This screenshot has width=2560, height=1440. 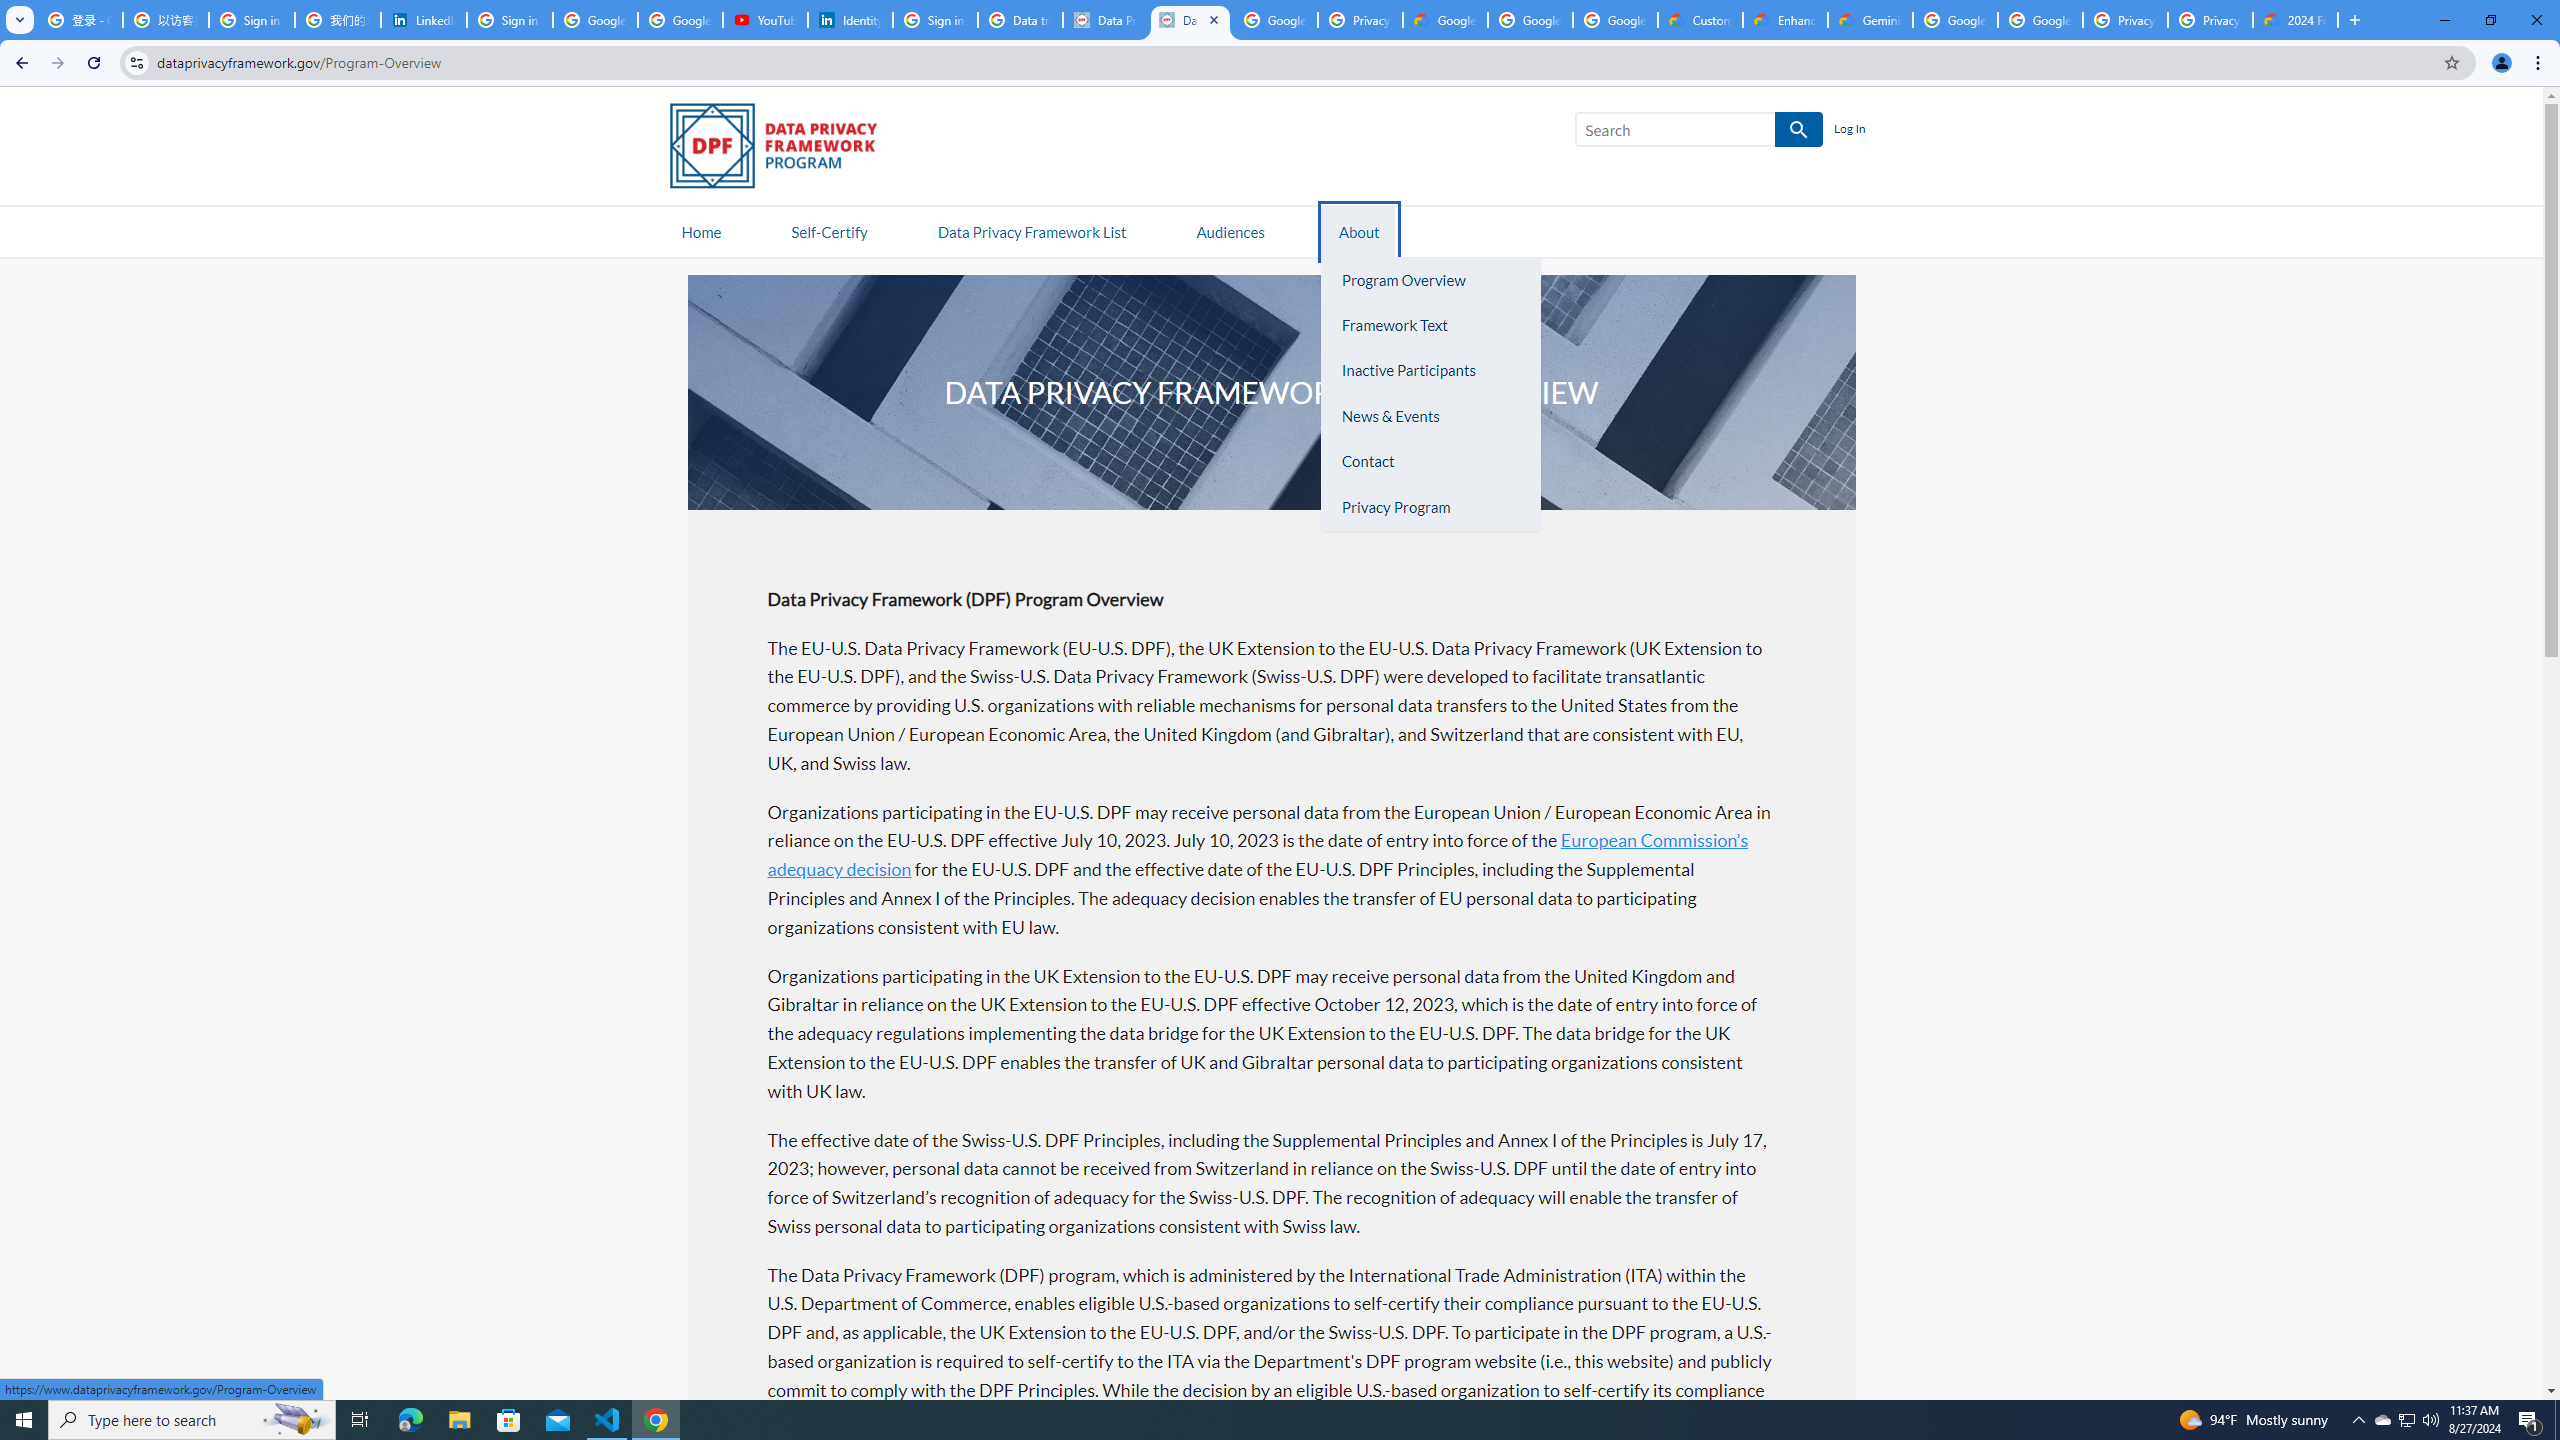 What do you see at coordinates (2039, 19) in the screenshot?
I see `'Google Cloud Platform'` at bounding box center [2039, 19].